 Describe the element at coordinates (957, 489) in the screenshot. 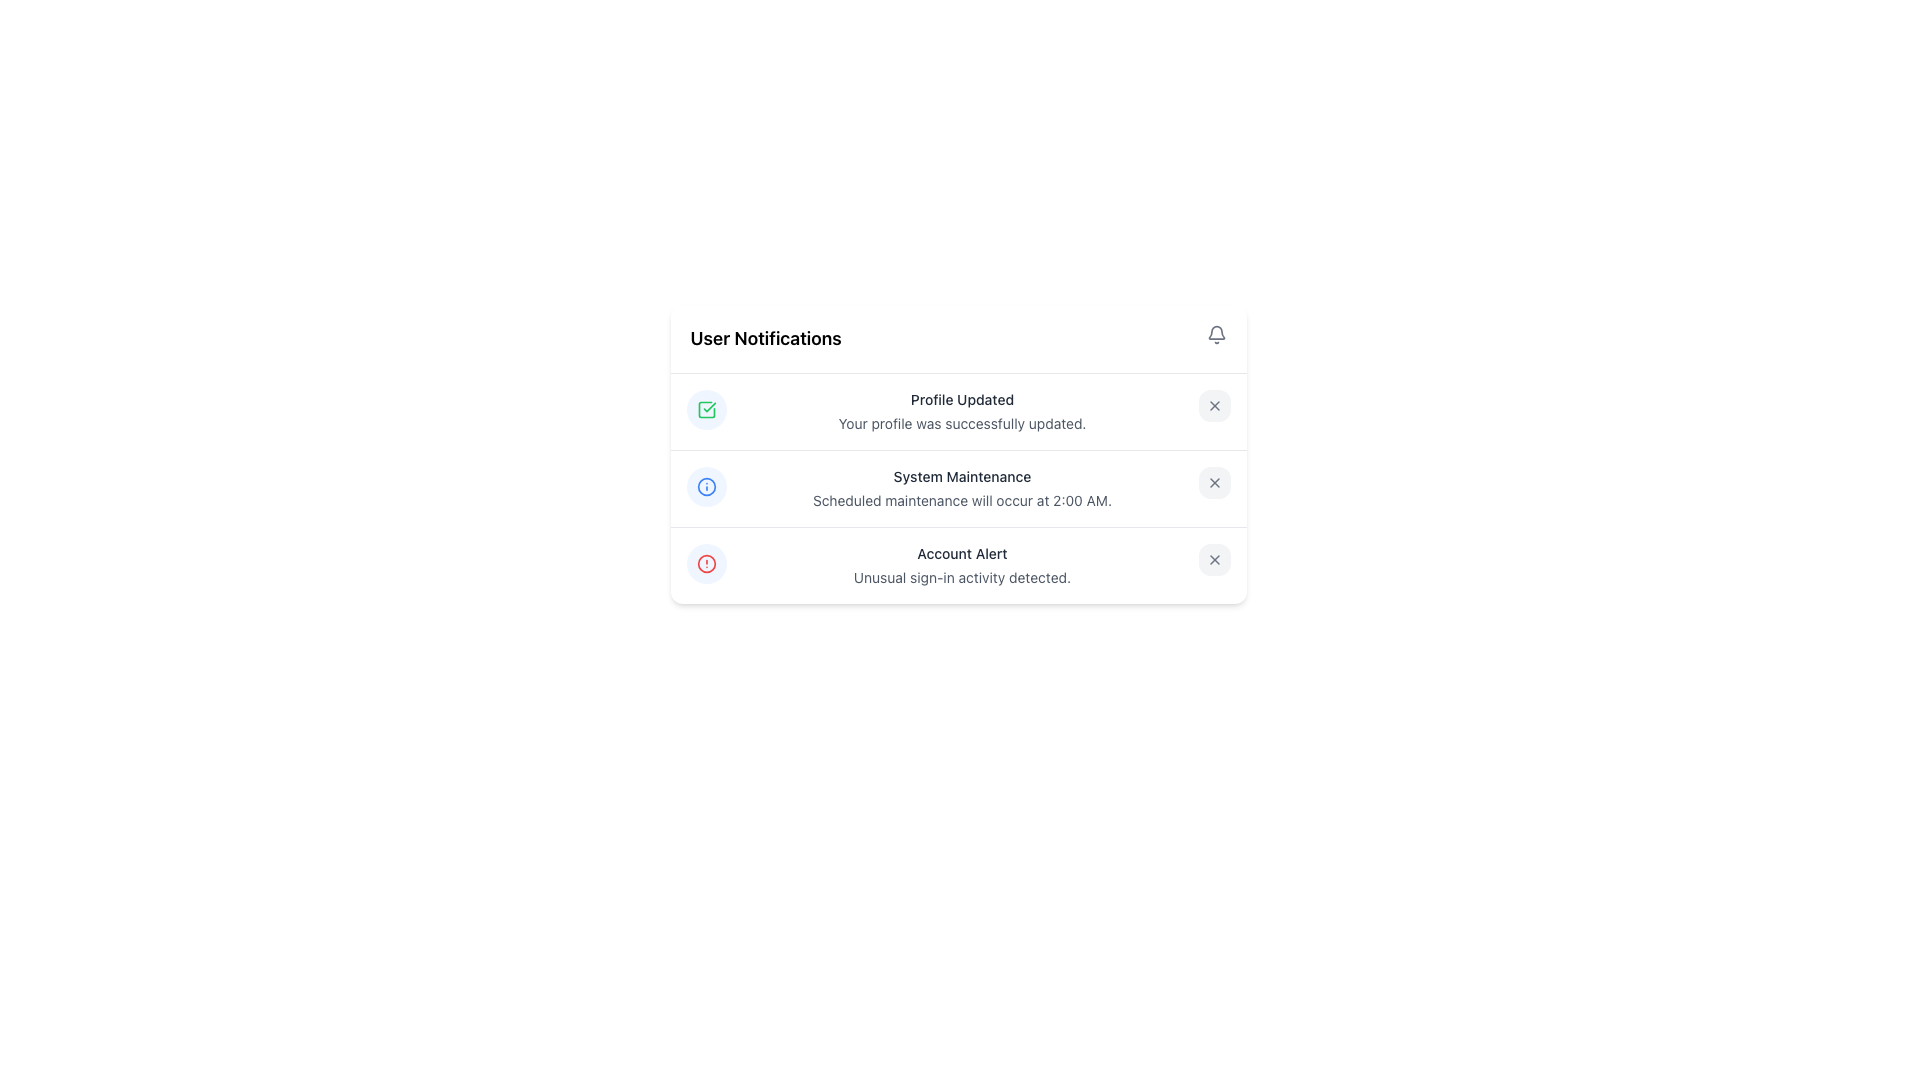

I see `the second notification element in the 'User Notifications' section for further interaction` at that location.